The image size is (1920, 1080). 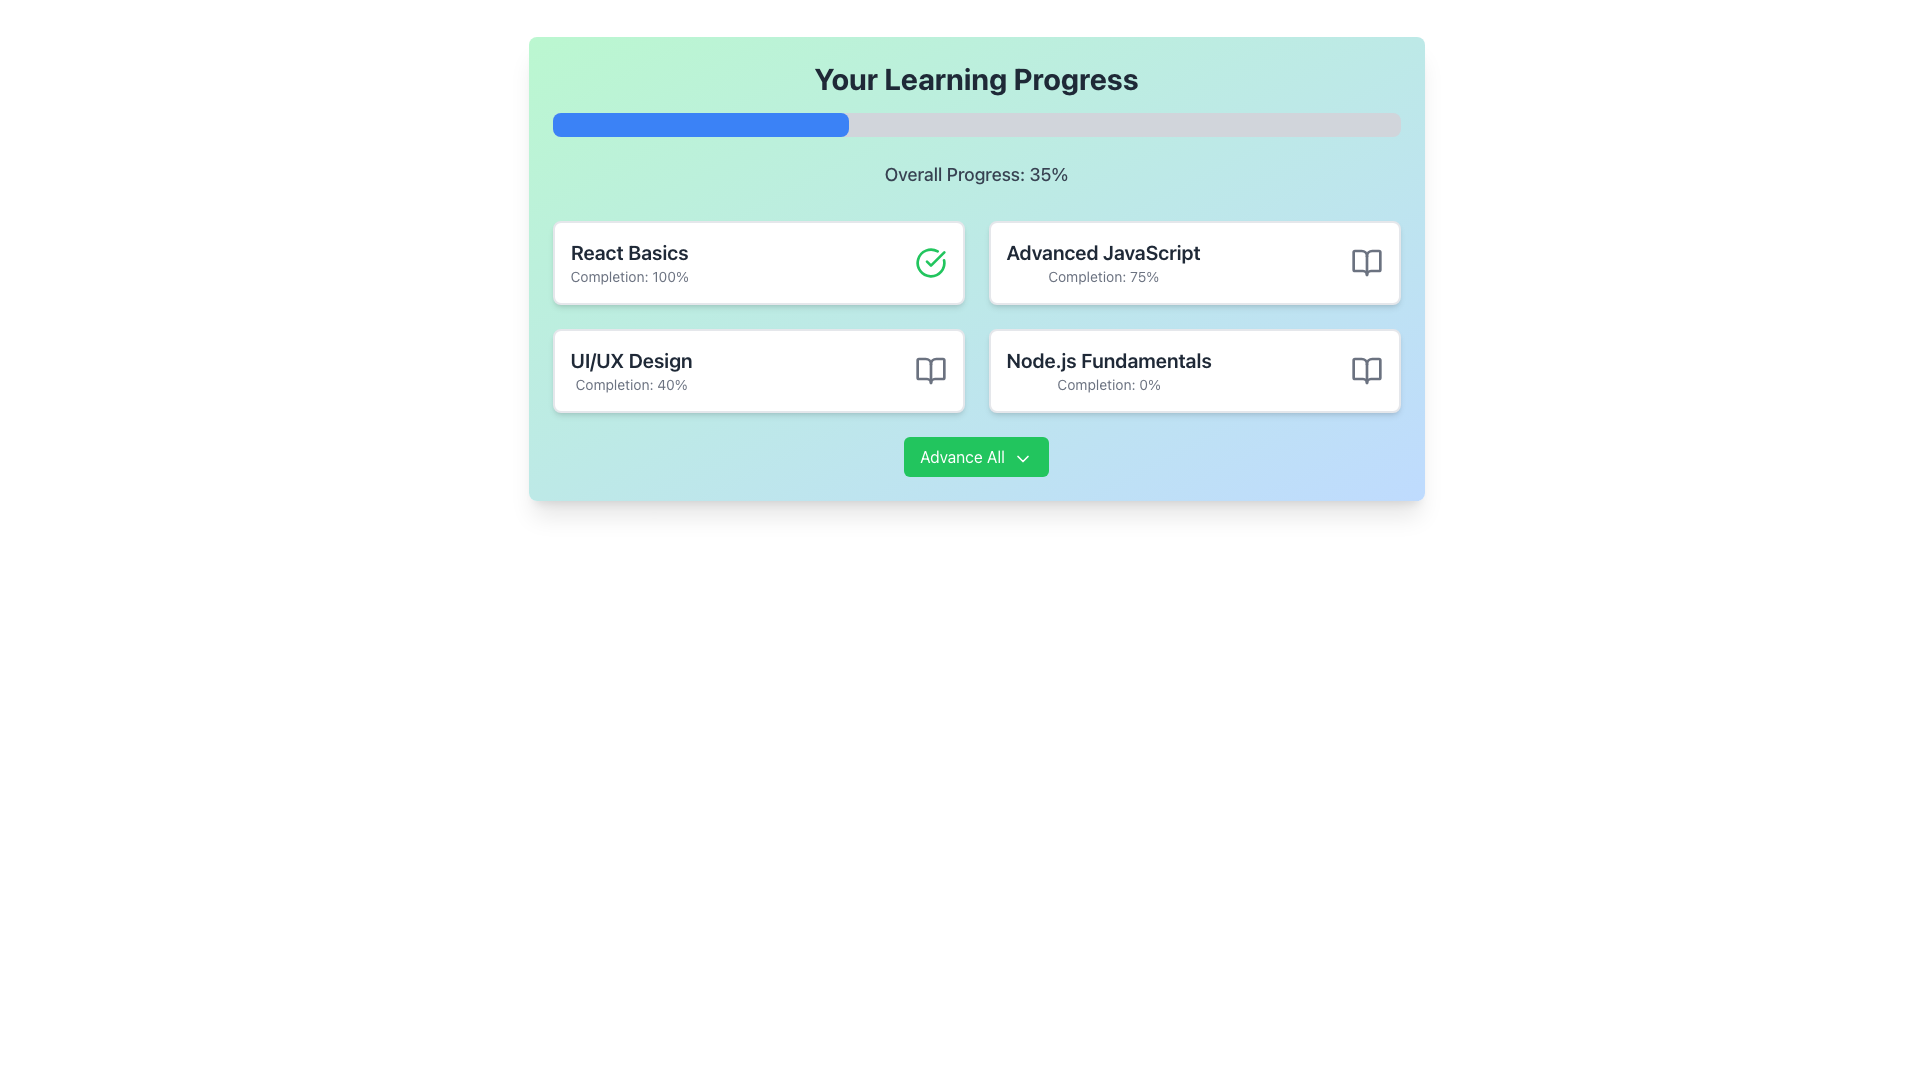 What do you see at coordinates (630, 370) in the screenshot?
I see `Text Block displaying the course title and completion percentage for the UI/UX Design course, positioned below 'Your Learning Progress' in the second card under 'React Basics'` at bounding box center [630, 370].